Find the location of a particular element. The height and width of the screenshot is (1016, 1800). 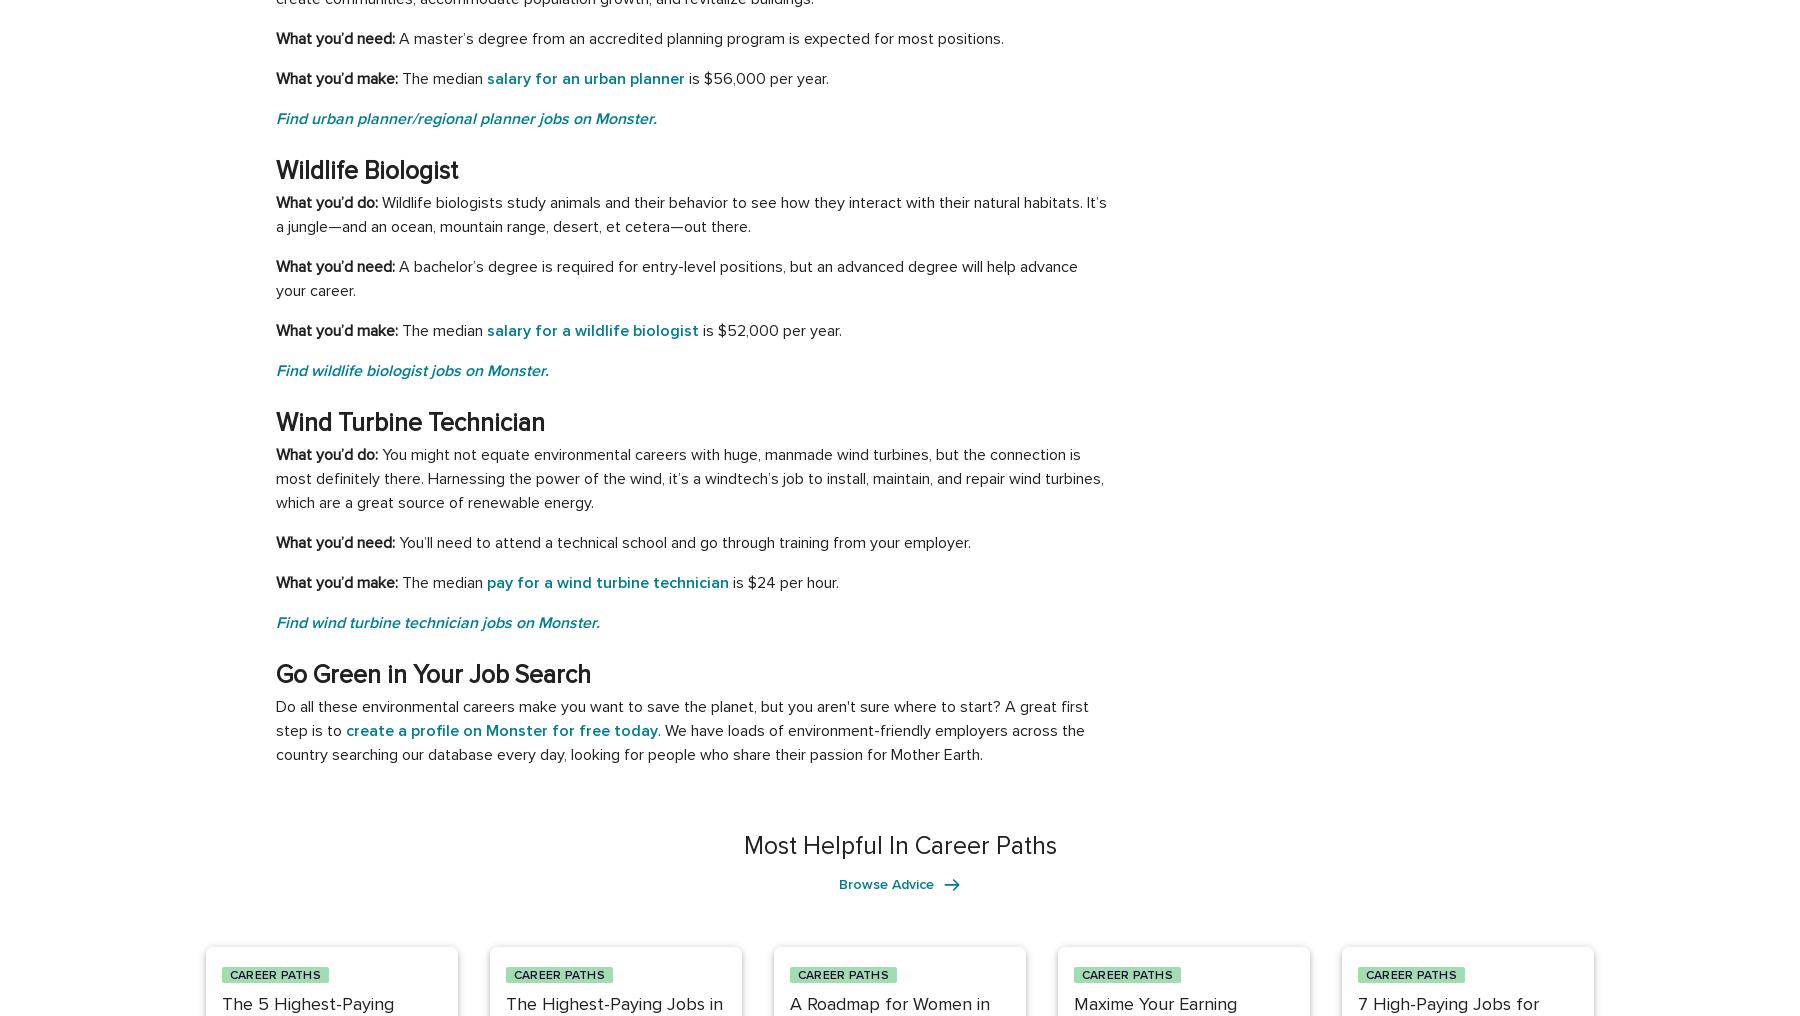

'Find wind turbine technician jobs on Monster.' is located at coordinates (437, 623).